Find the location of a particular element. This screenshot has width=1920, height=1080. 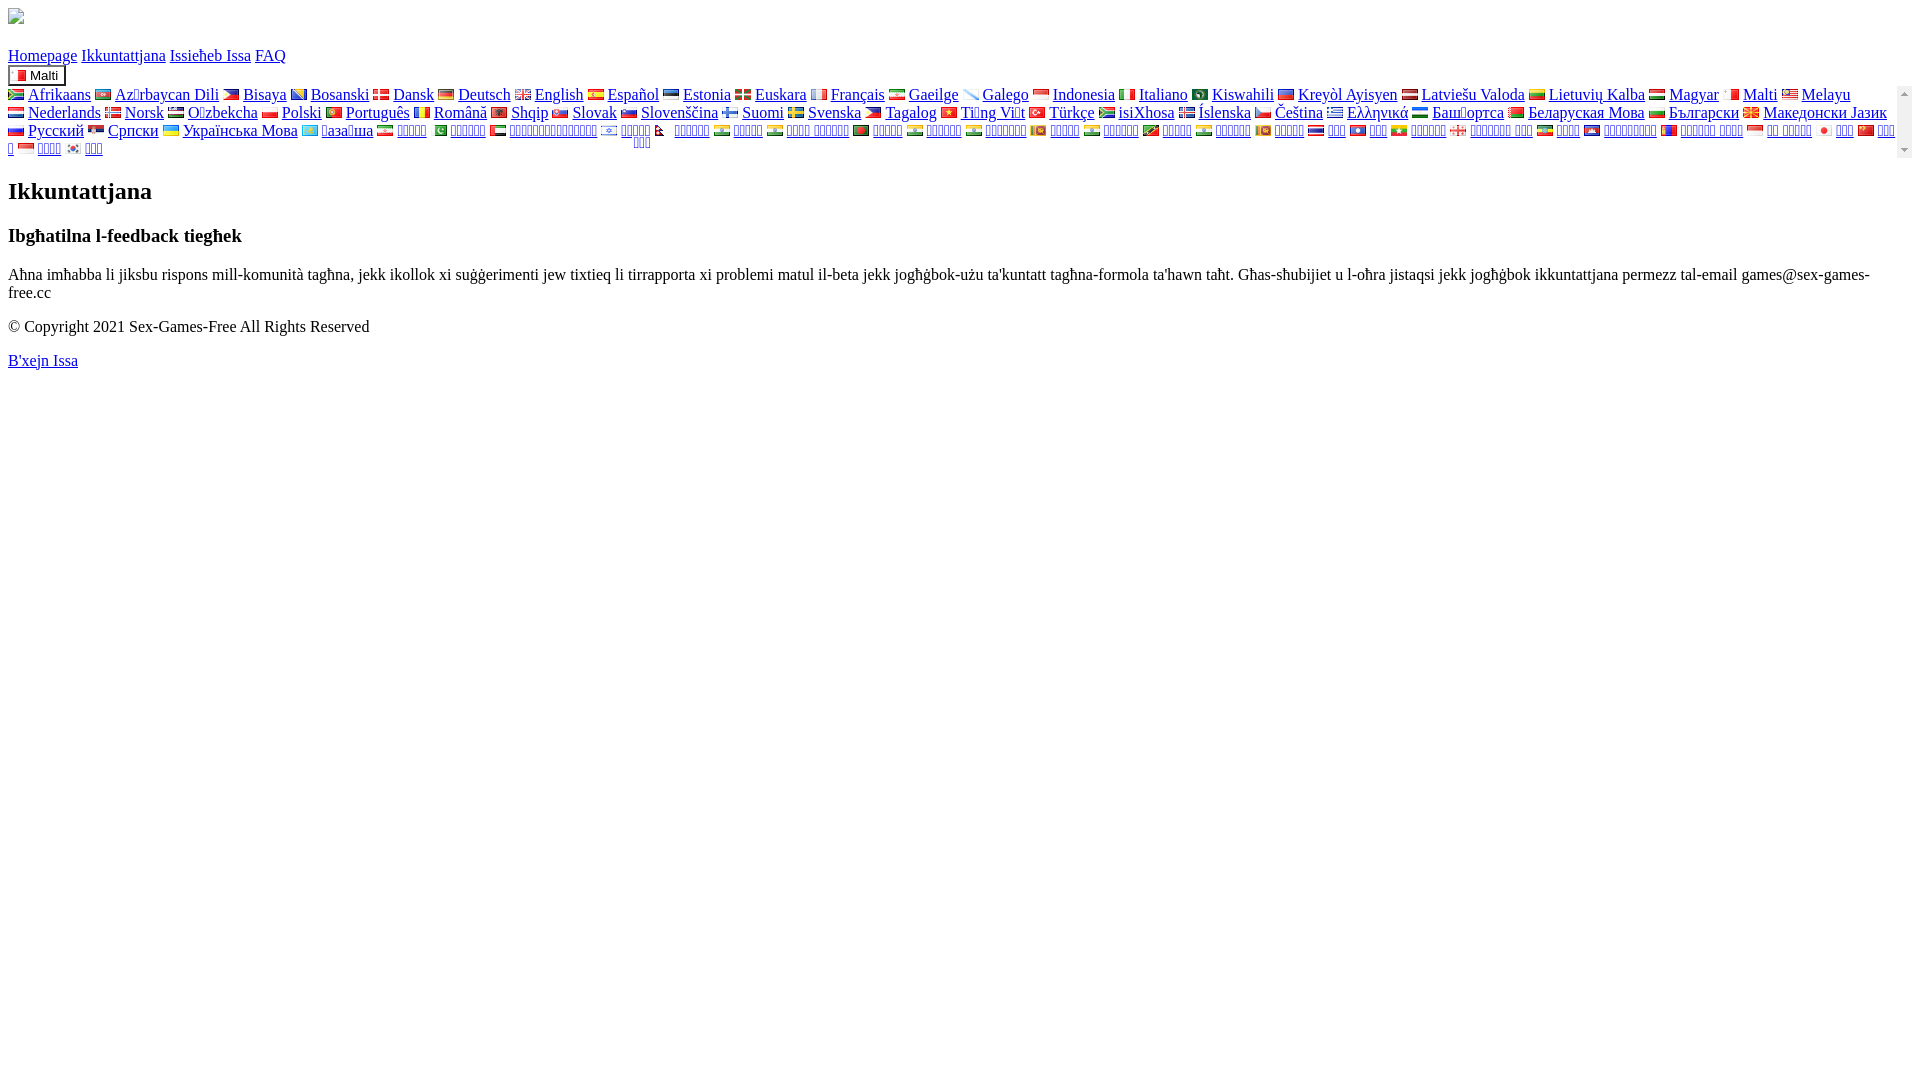

'Dansk' is located at coordinates (402, 94).